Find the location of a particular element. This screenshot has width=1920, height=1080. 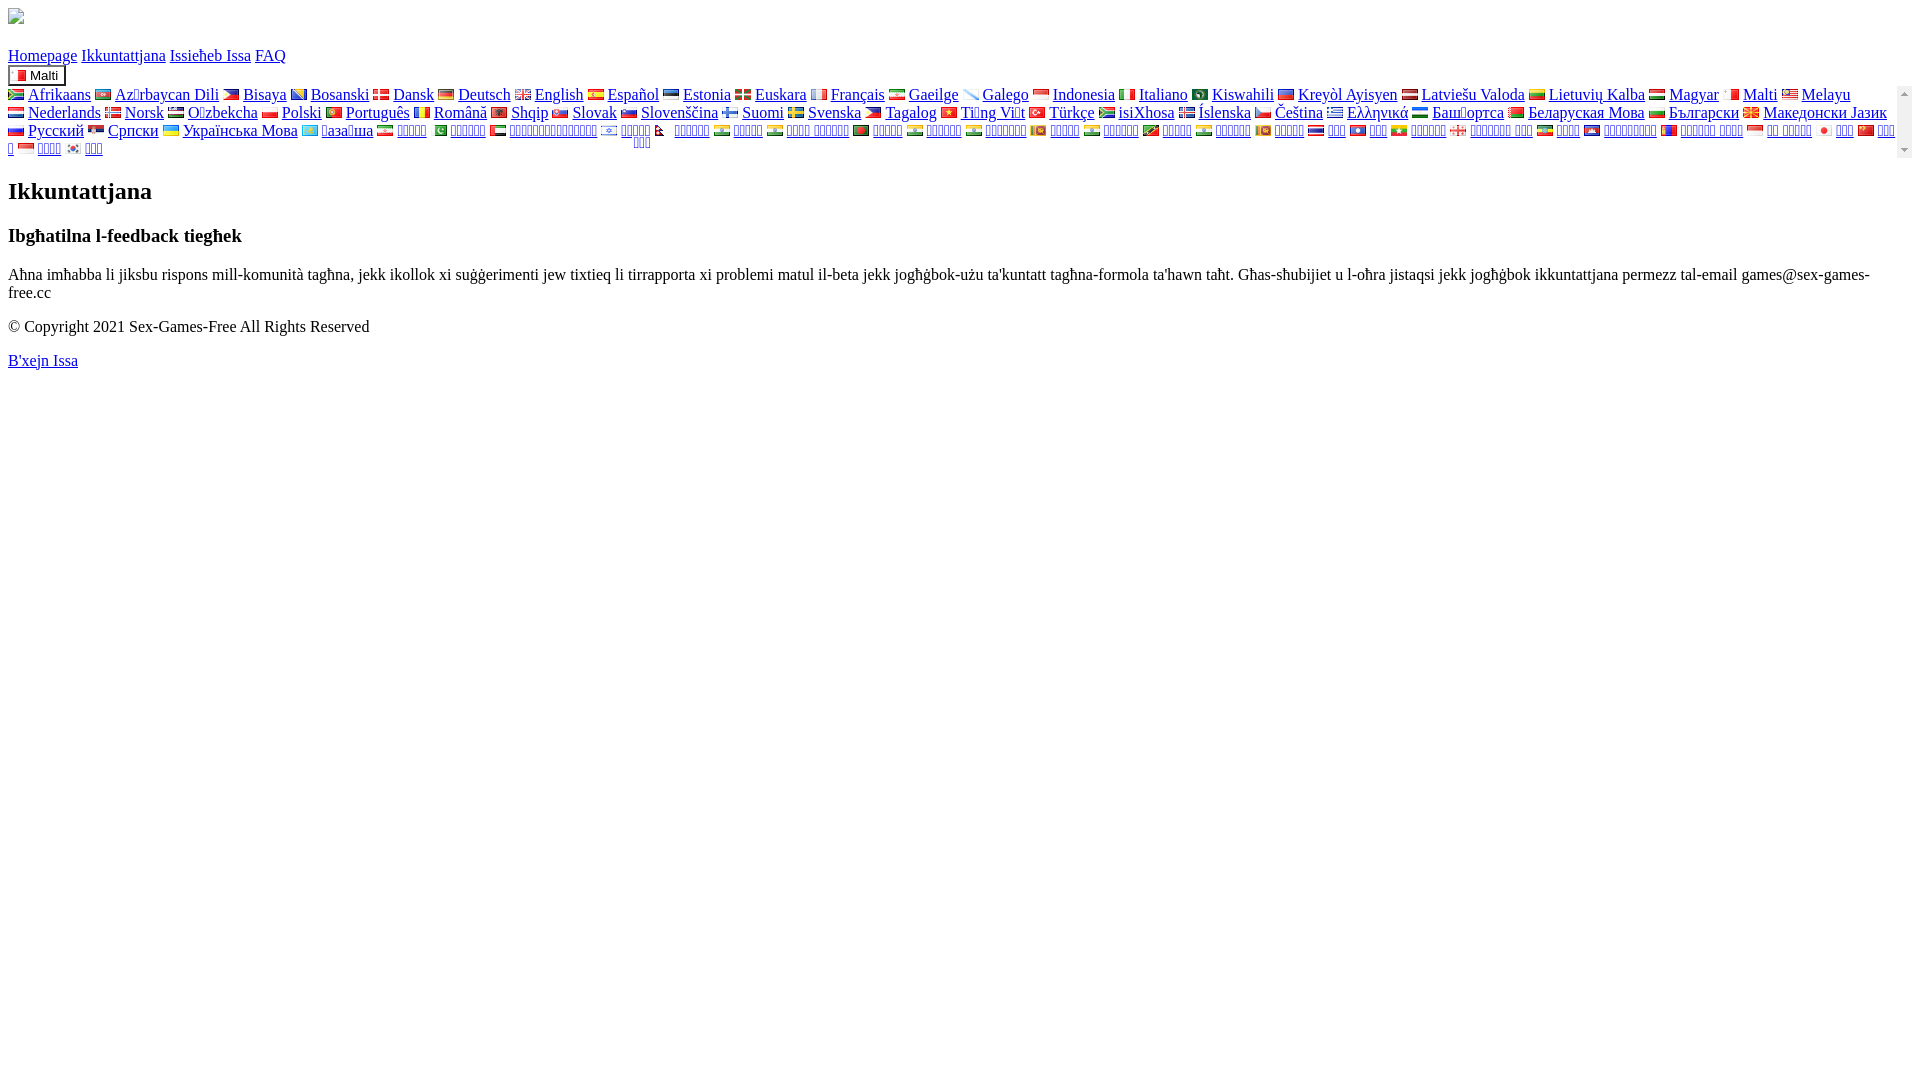

'Dansk' is located at coordinates (402, 94).